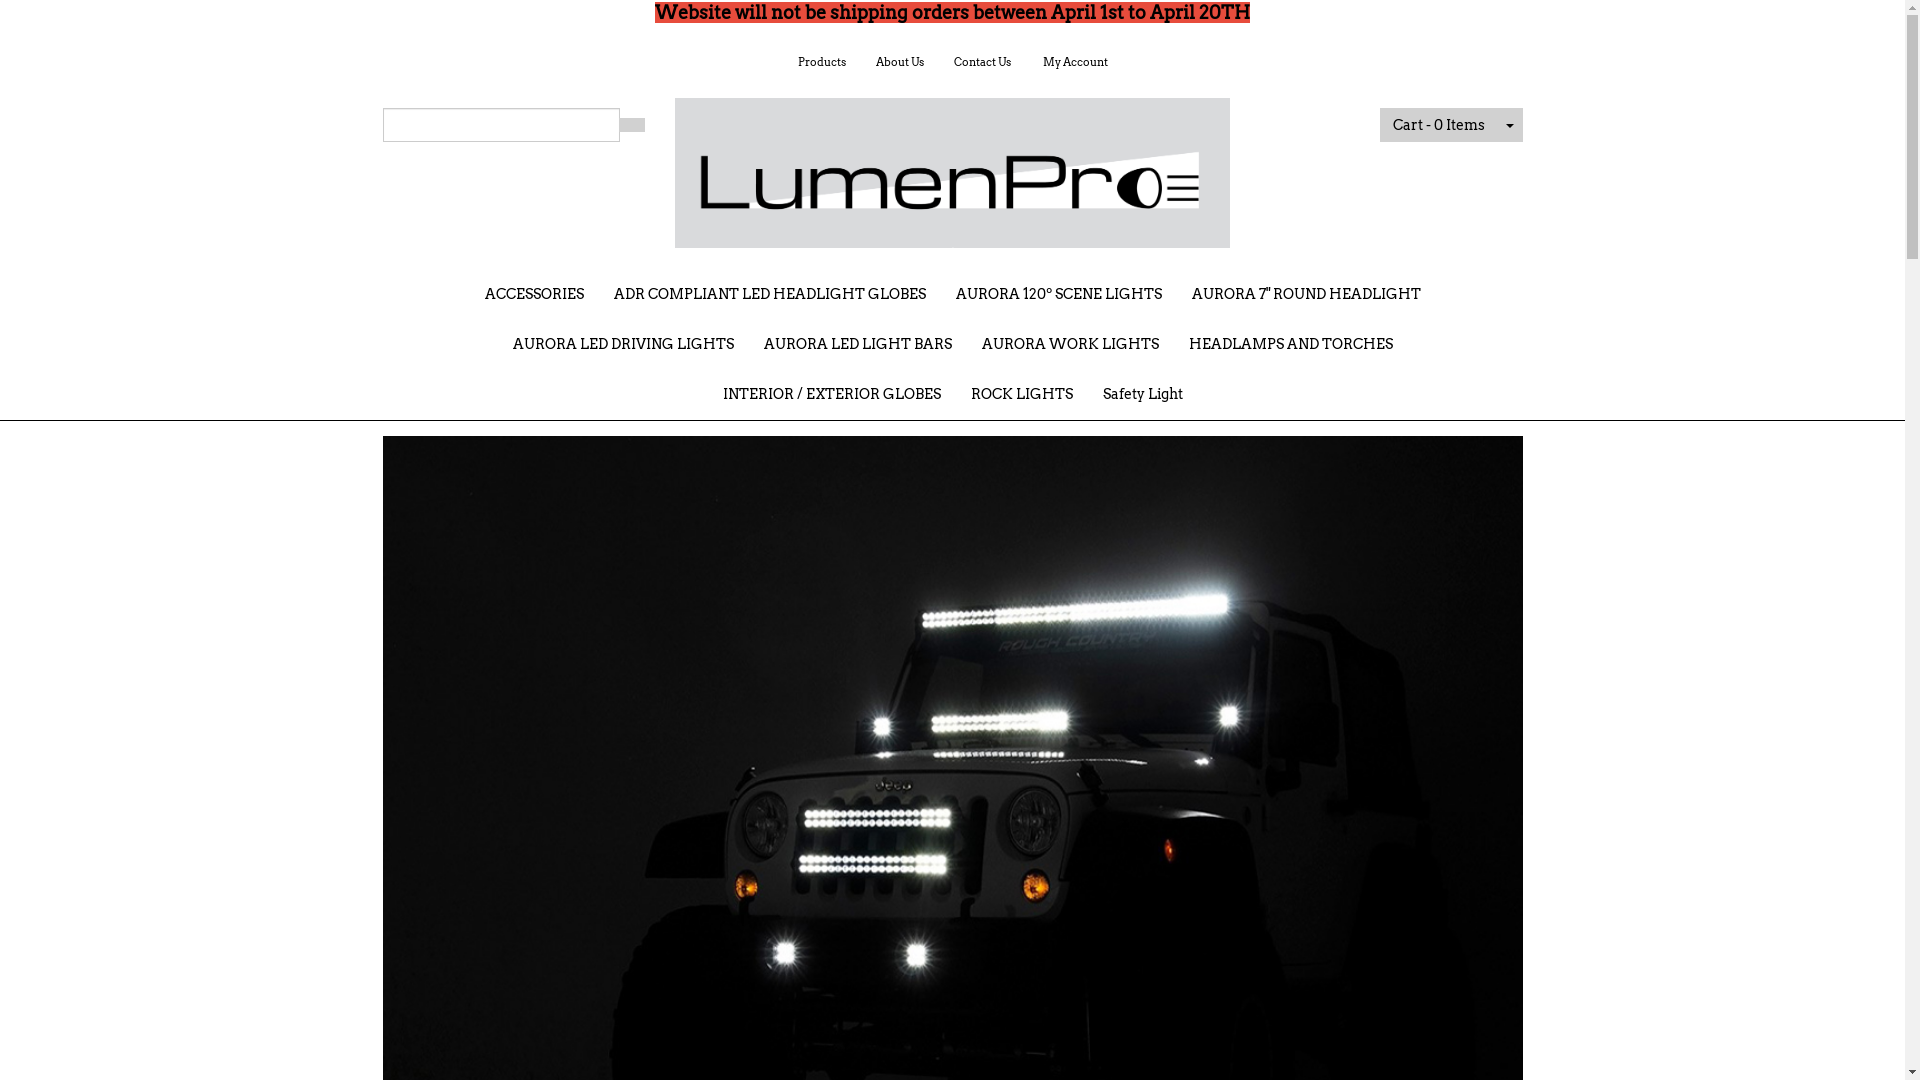  I want to click on 'LumenPro', so click(951, 164).